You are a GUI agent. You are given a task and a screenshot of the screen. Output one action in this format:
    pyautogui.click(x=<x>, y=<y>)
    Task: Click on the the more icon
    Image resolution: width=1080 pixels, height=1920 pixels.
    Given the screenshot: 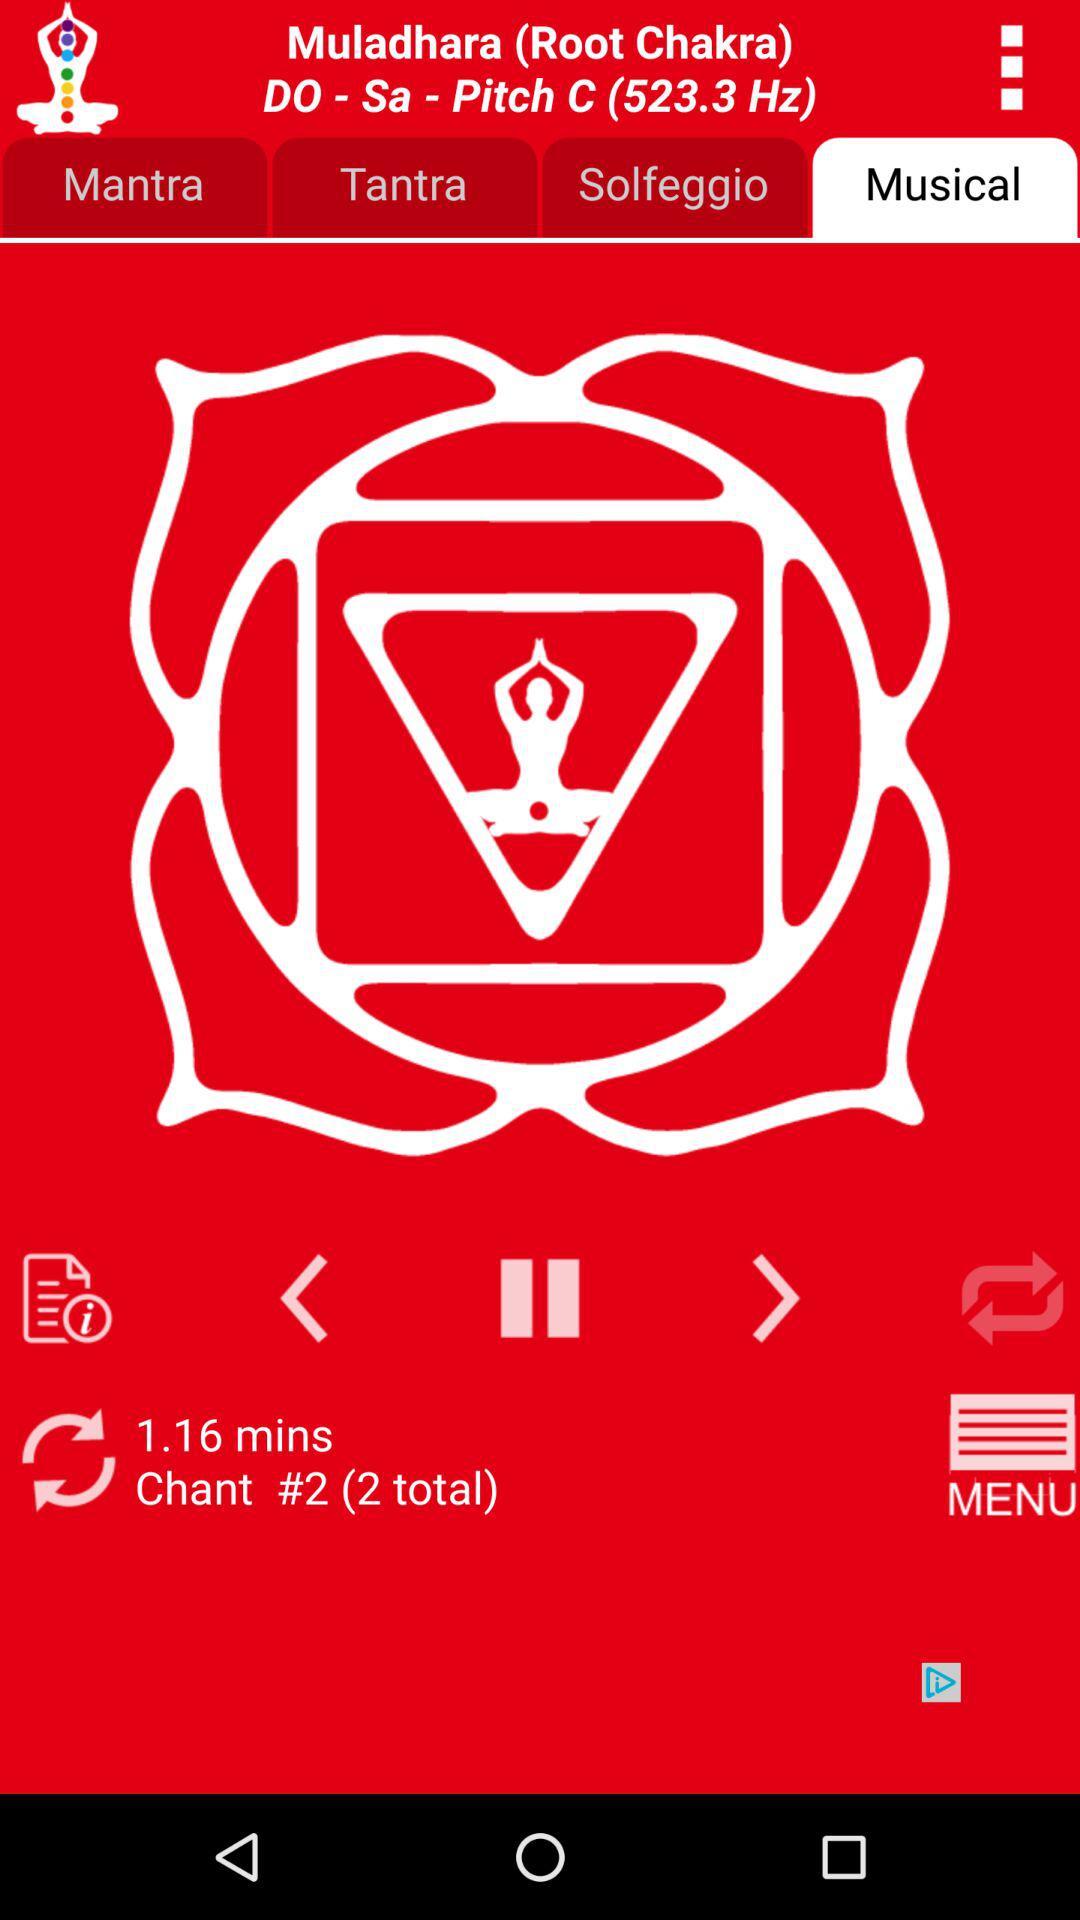 What is the action you would take?
    pyautogui.click(x=1012, y=72)
    